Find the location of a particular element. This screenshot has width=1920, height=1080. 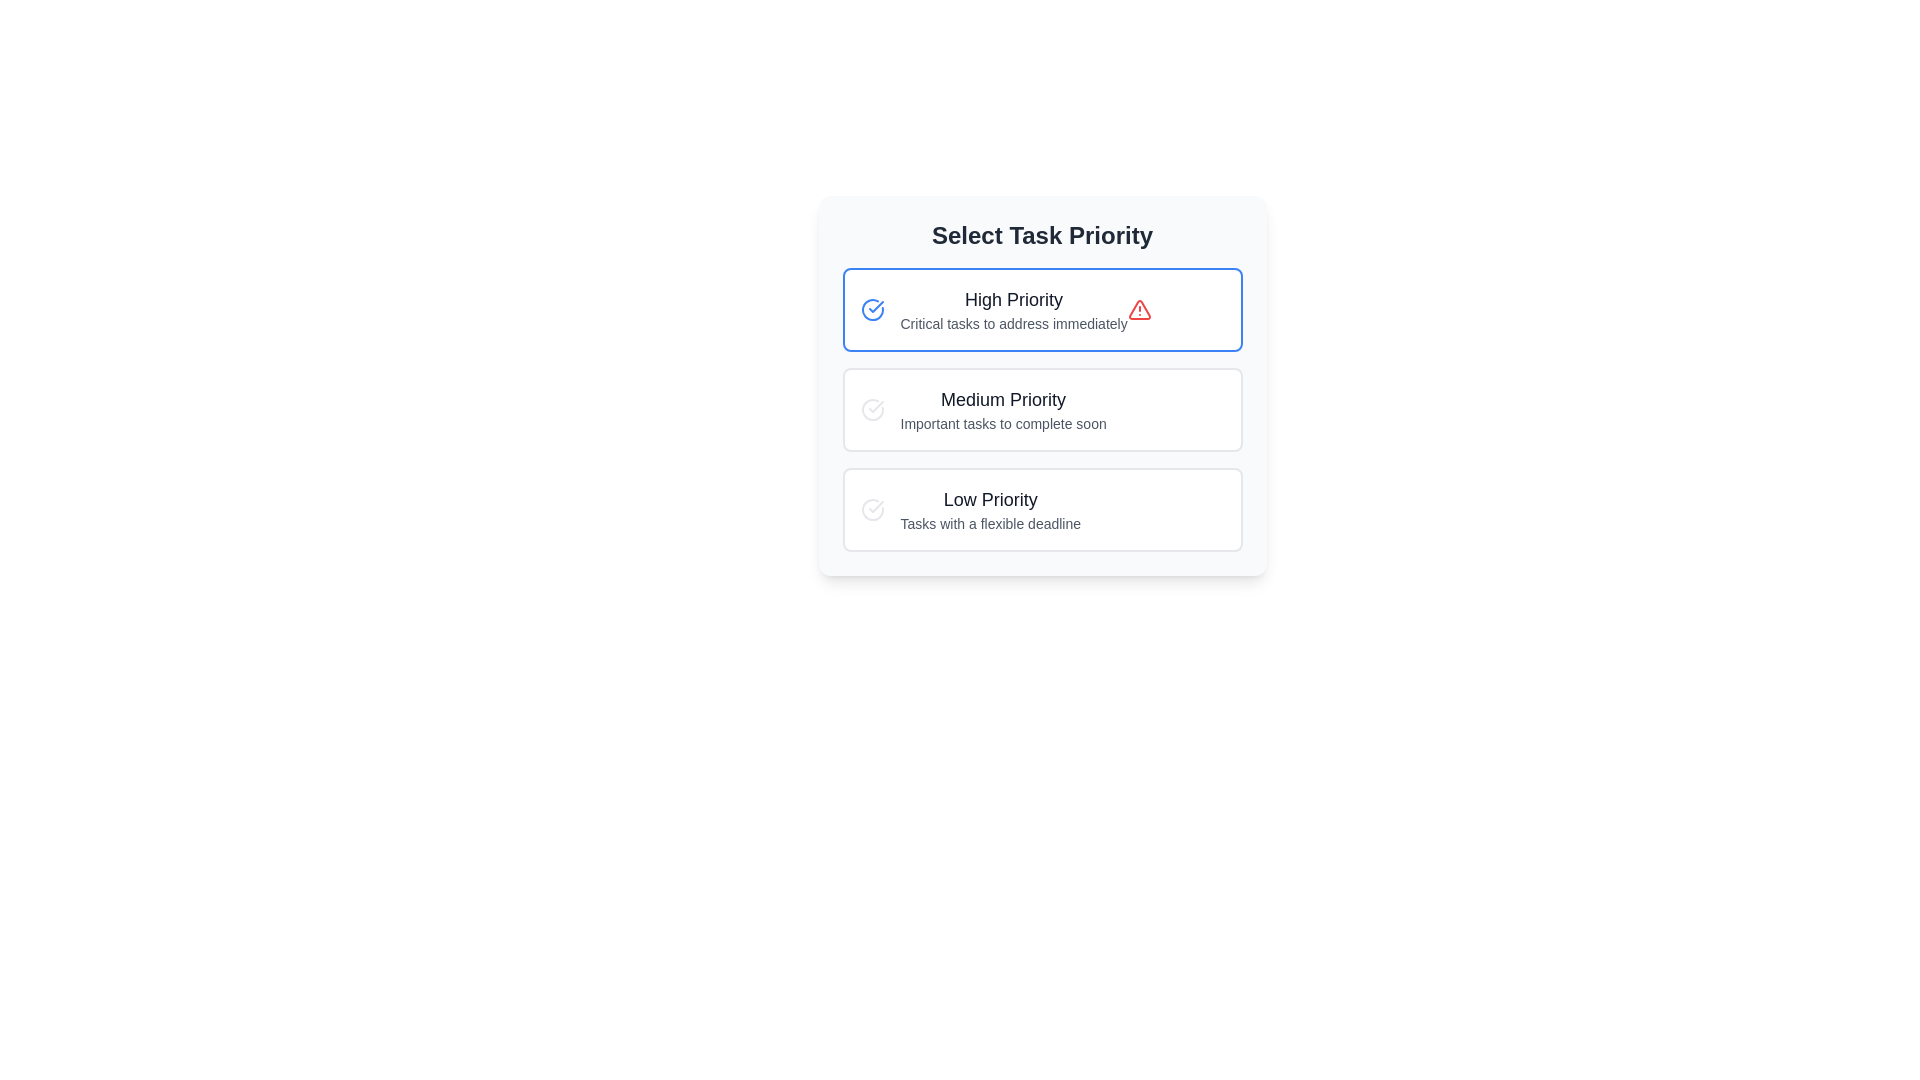

the text snippet styled in smaller gray font reading 'Tasks with a flexible deadline', which is located beneath the bold text 'Low Priority' in the card labeled 'Low Priority' is located at coordinates (990, 523).